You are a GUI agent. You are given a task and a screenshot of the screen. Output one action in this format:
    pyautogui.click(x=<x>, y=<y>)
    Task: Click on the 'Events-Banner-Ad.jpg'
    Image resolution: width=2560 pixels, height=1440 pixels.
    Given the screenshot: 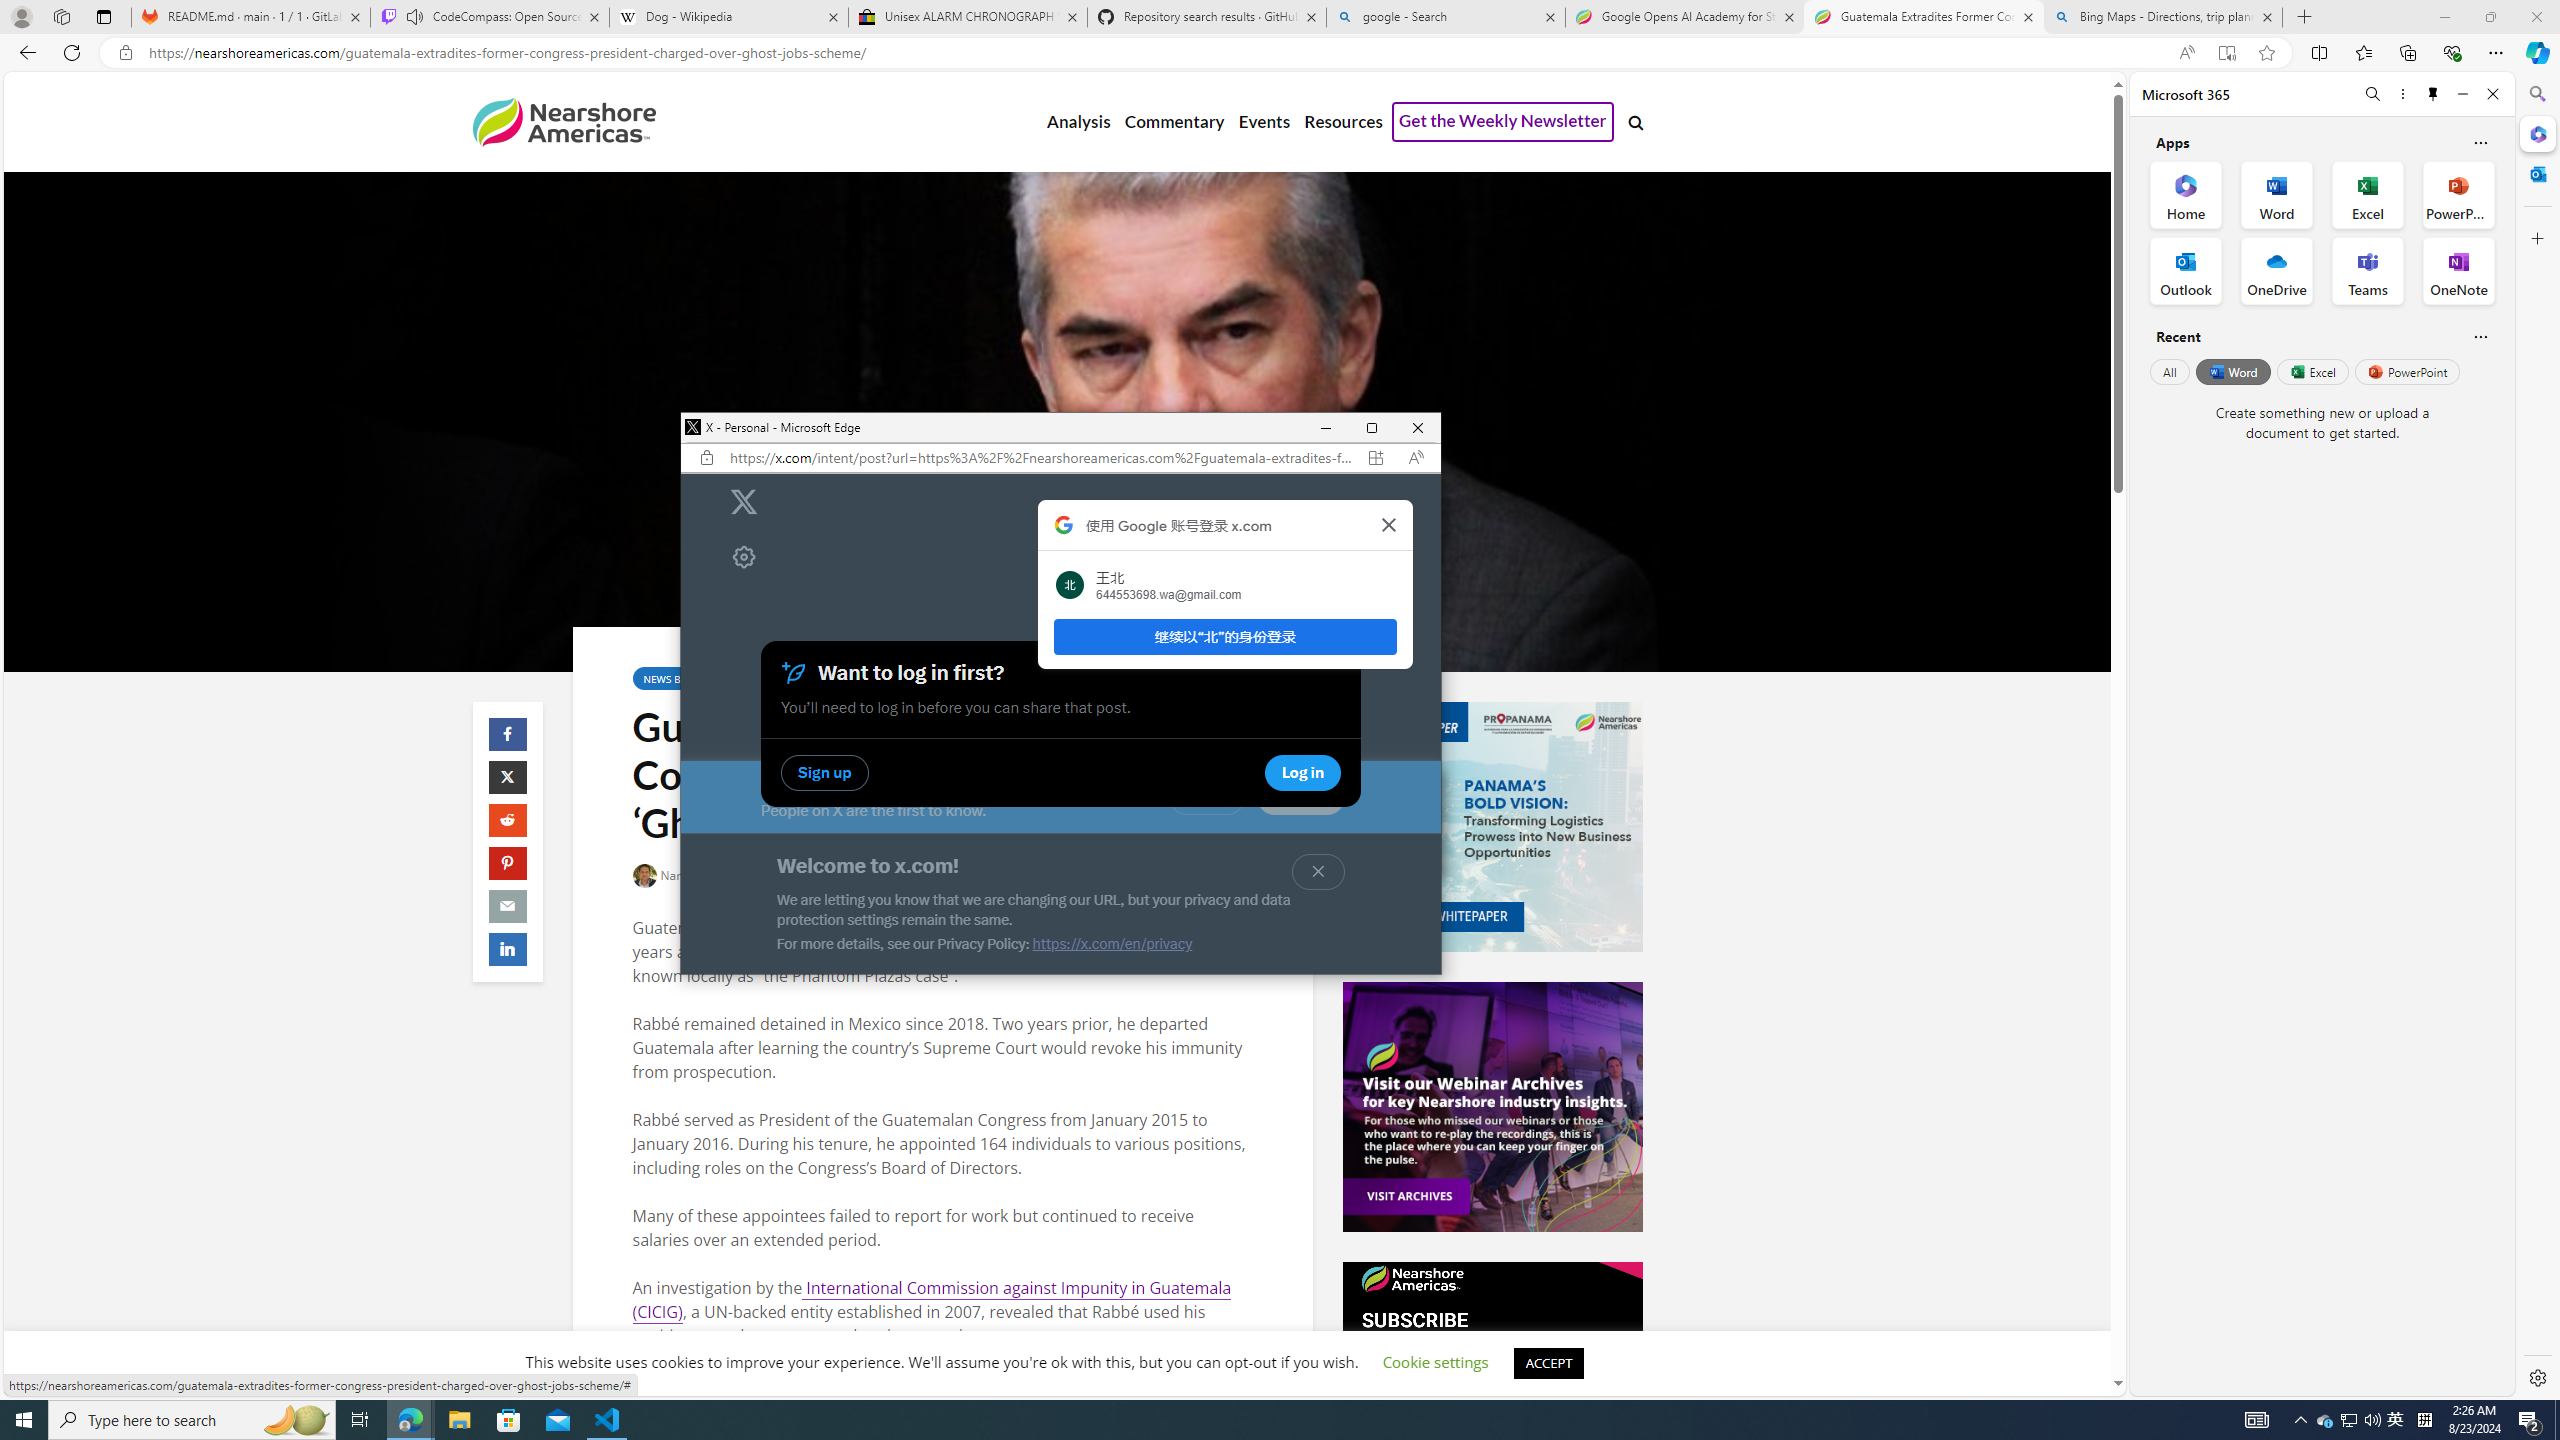 What is the action you would take?
    pyautogui.click(x=1491, y=1106)
    